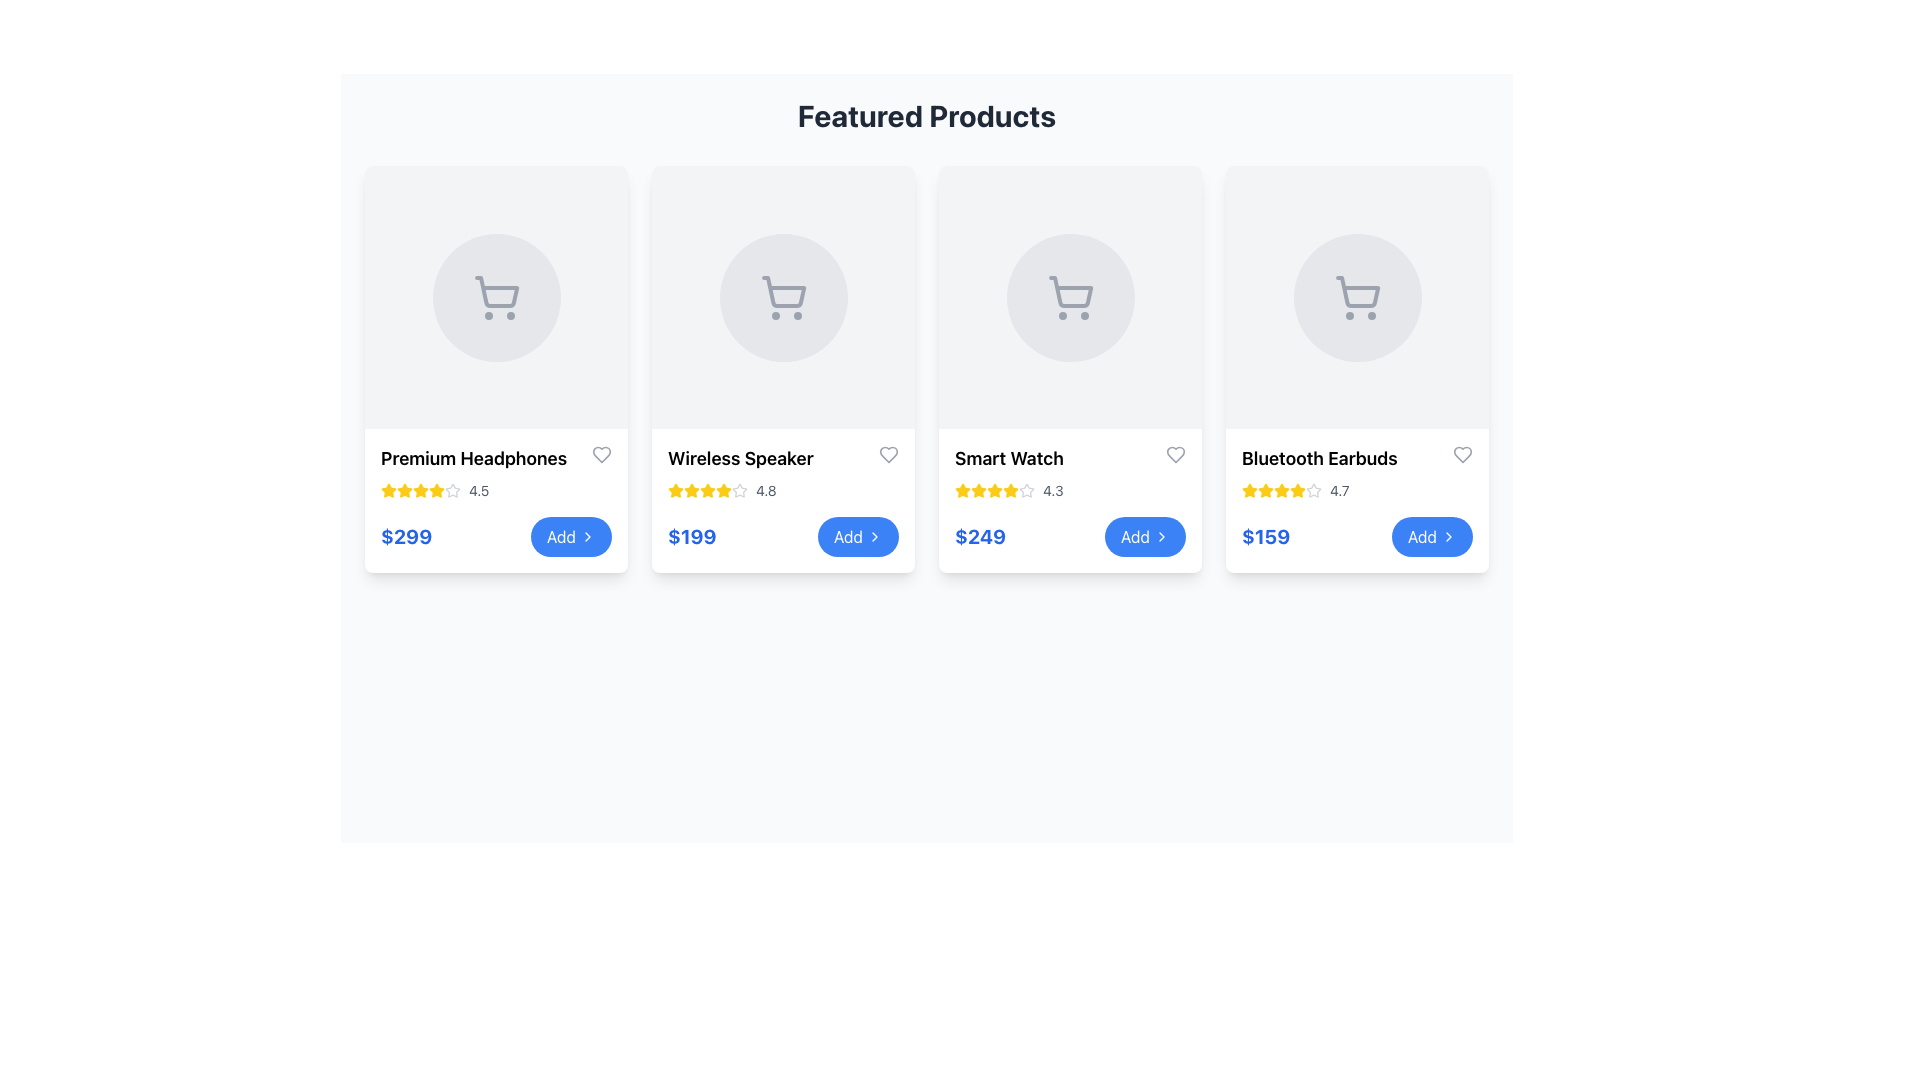  What do you see at coordinates (782, 459) in the screenshot?
I see `the text label displaying 'Wireless Speaker'` at bounding box center [782, 459].